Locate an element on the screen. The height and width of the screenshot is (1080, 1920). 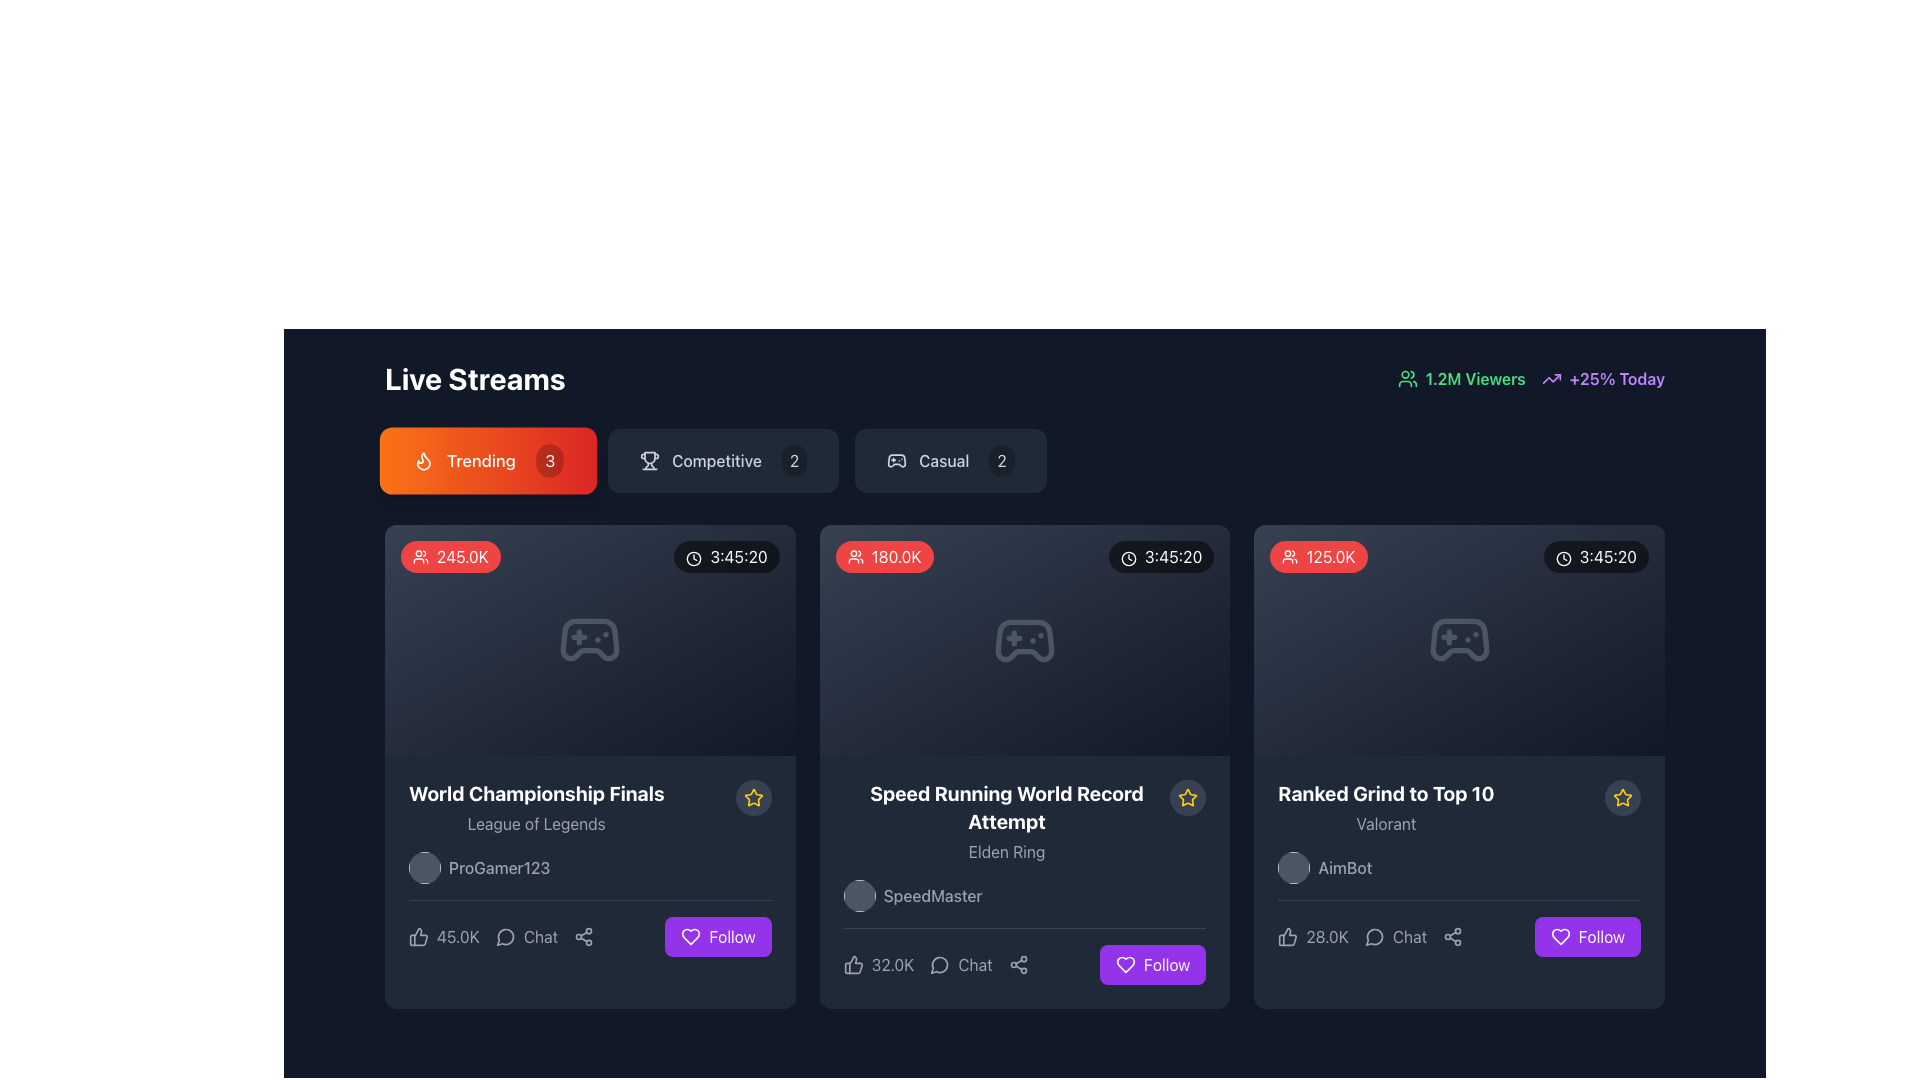
the 'Follow' text label within the button located at the bottom-right corner of the second card in the grid, which indicates the action to follow the associated stream or user is located at coordinates (1167, 963).